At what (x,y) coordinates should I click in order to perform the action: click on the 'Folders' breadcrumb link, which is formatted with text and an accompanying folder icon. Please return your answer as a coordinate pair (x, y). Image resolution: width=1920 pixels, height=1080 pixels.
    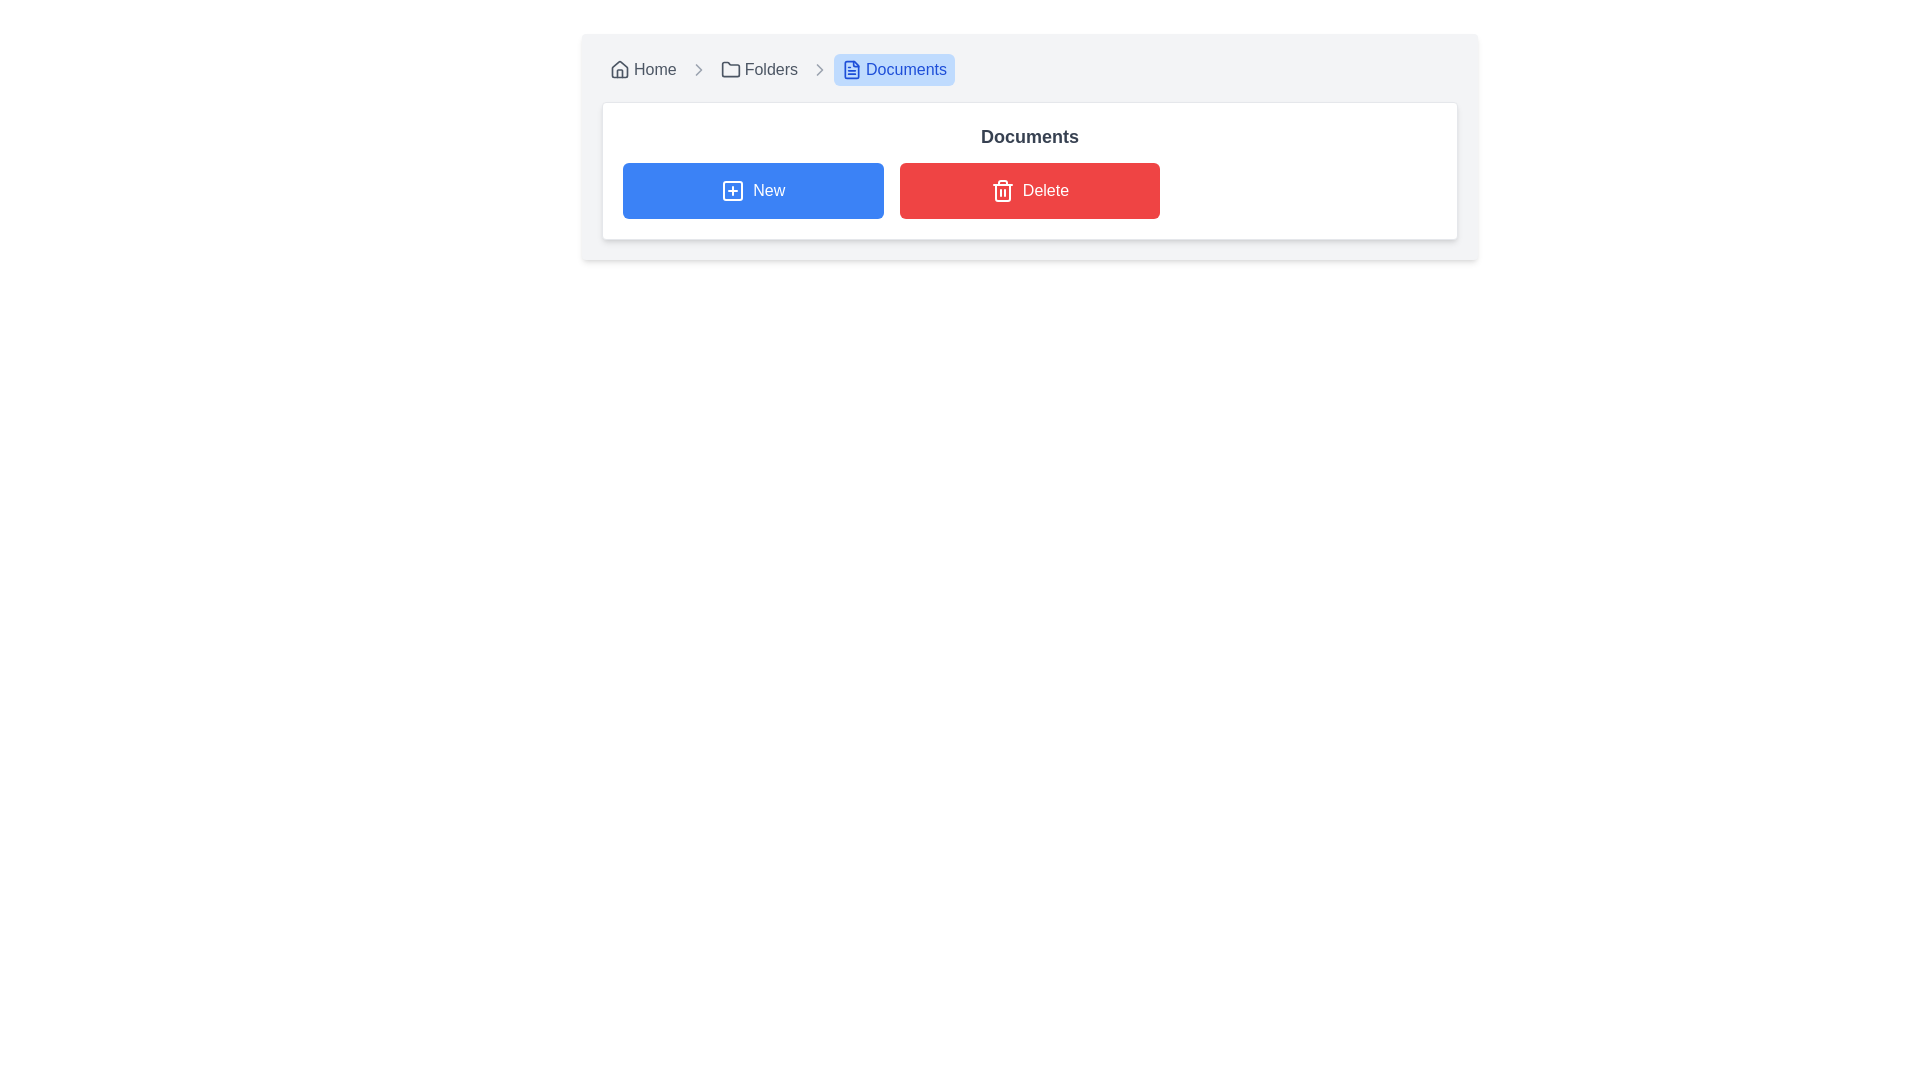
    Looking at the image, I should click on (772, 68).